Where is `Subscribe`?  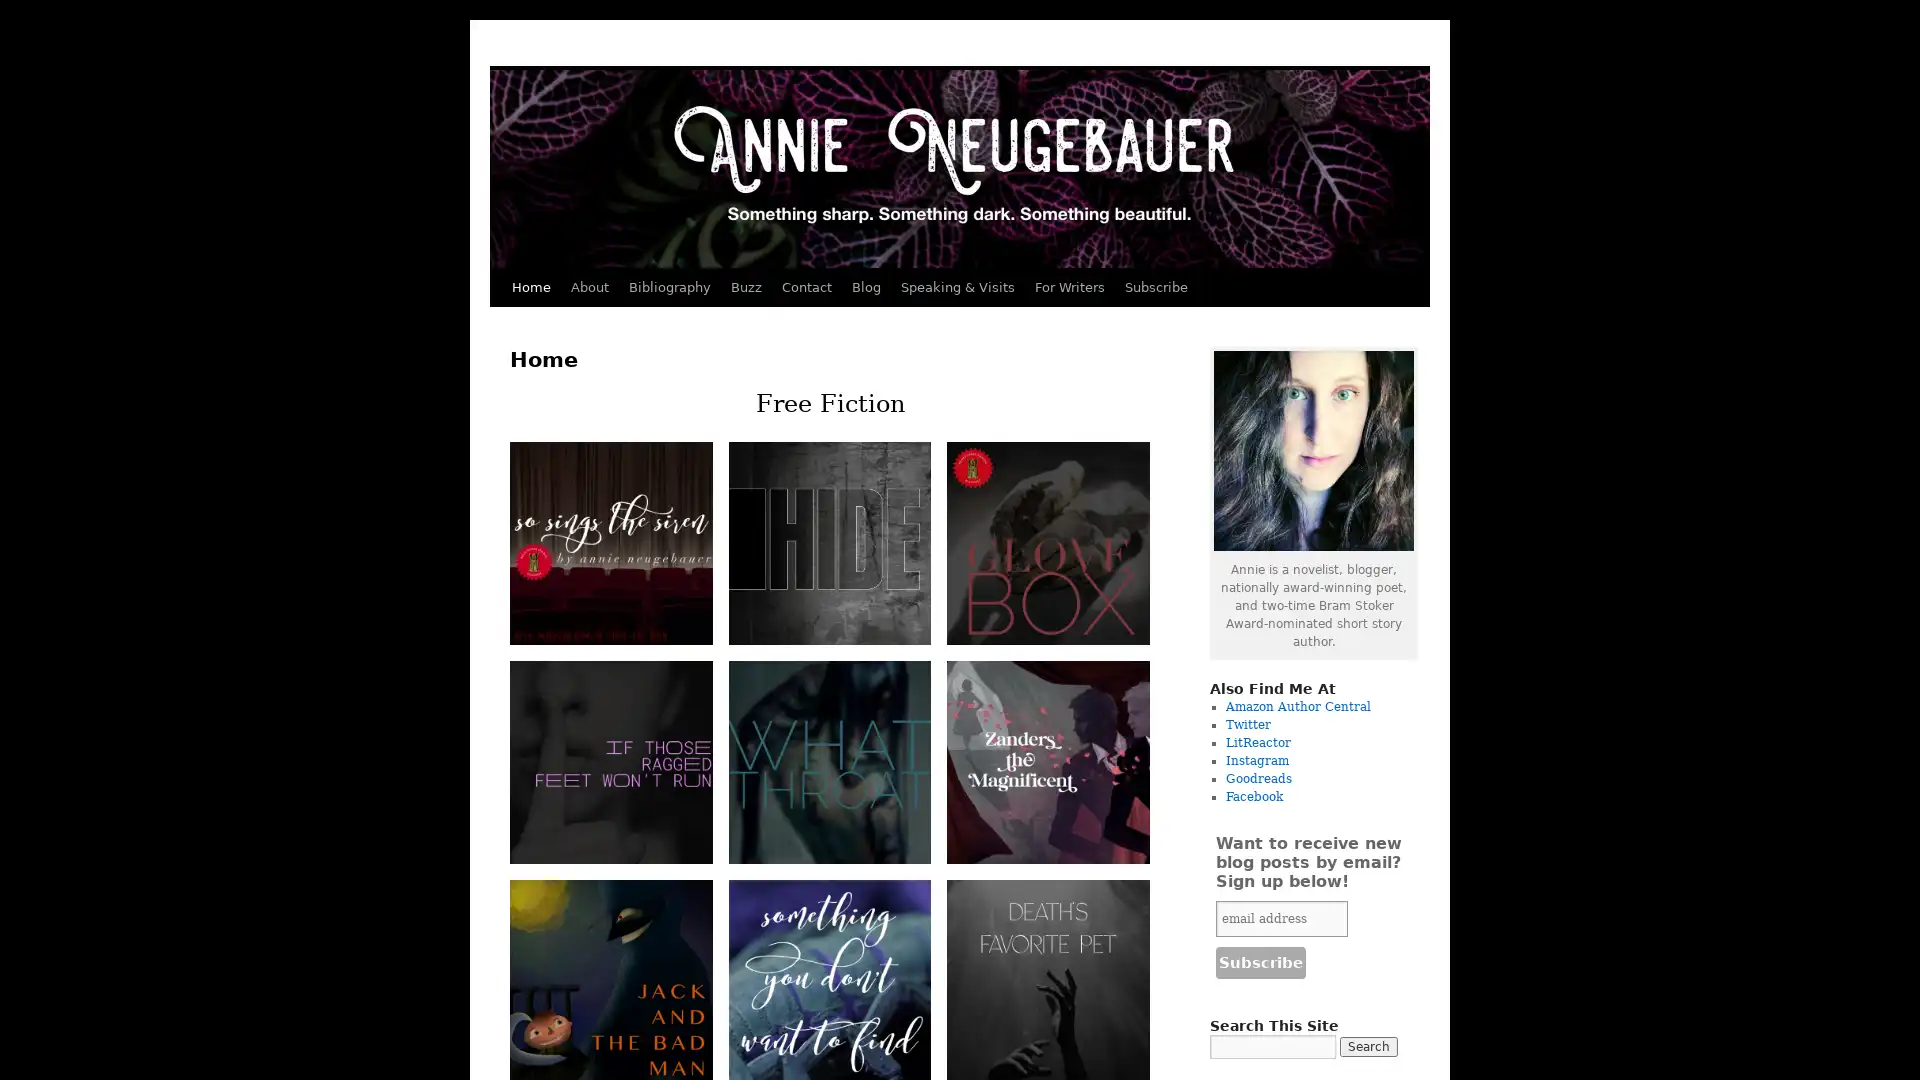 Subscribe is located at coordinates (1260, 962).